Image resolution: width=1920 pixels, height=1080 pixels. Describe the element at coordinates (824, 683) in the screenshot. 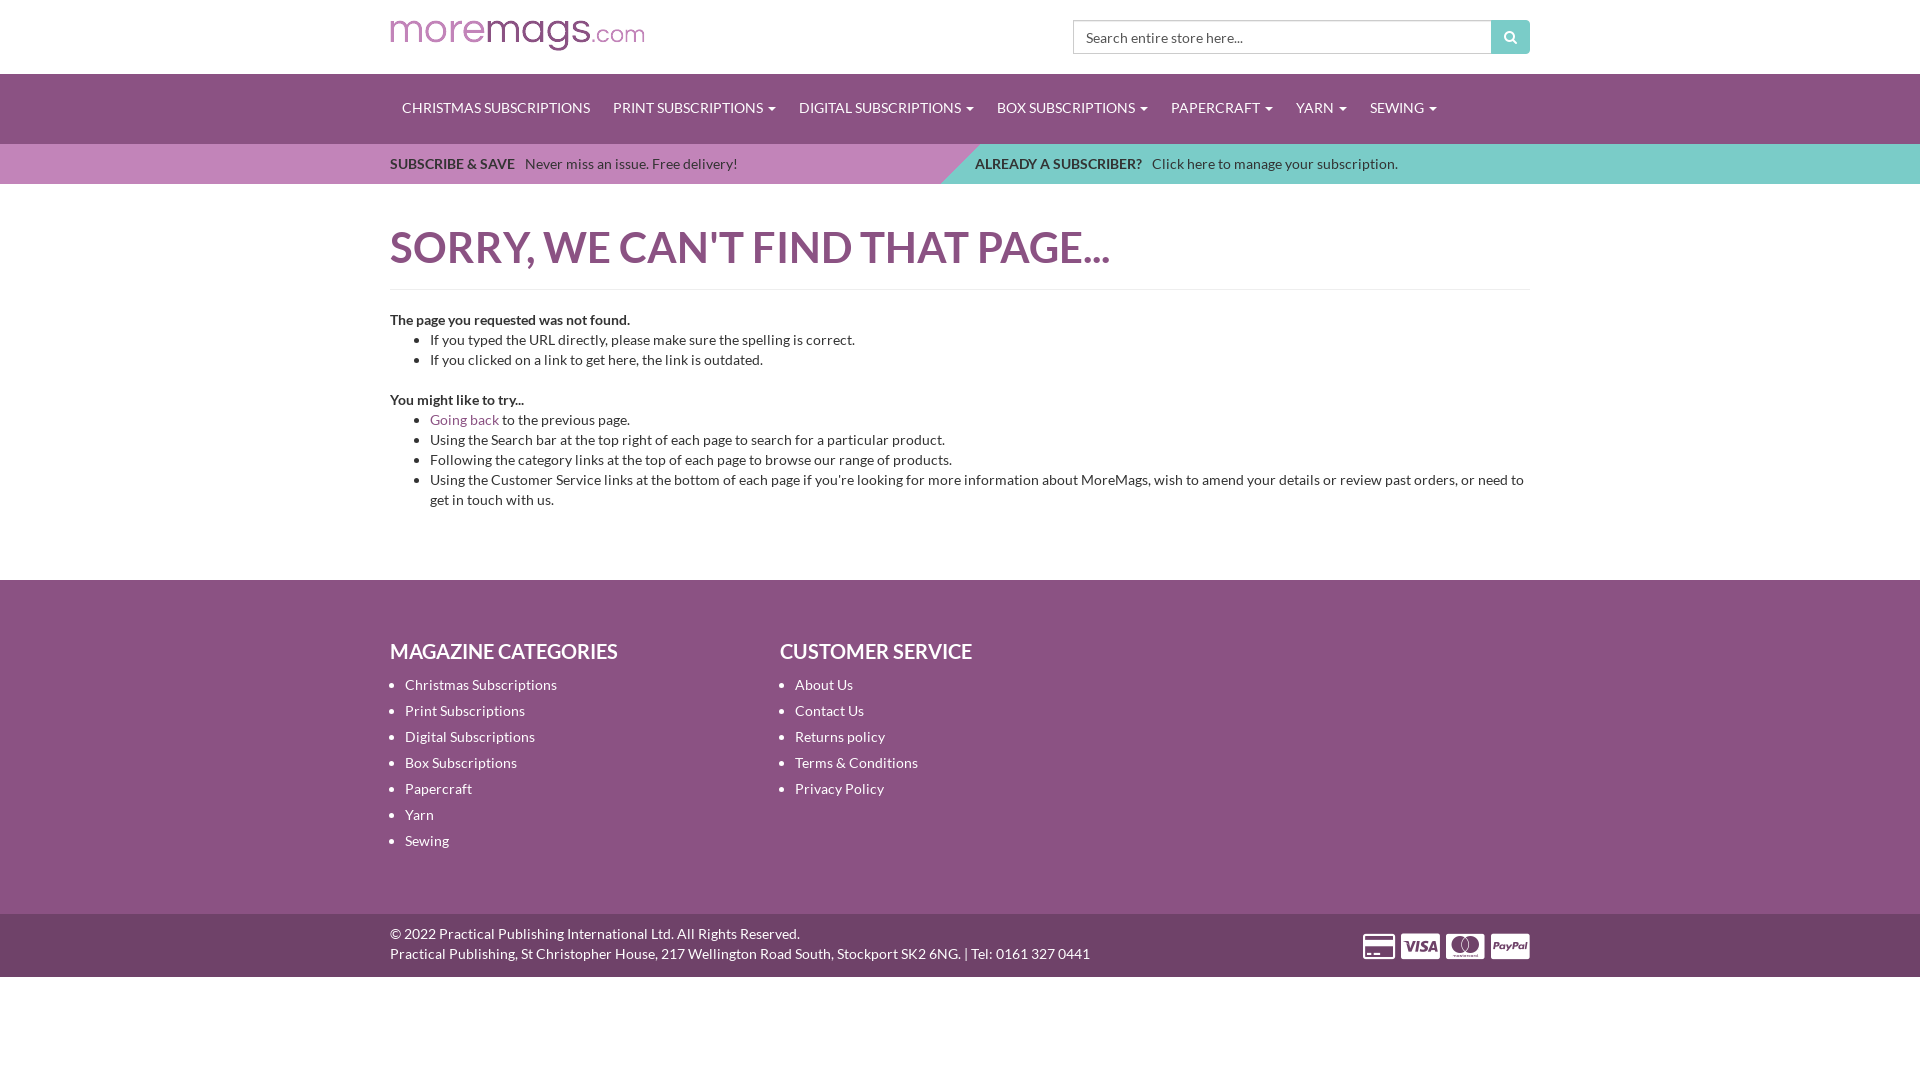

I see `'About Us'` at that location.